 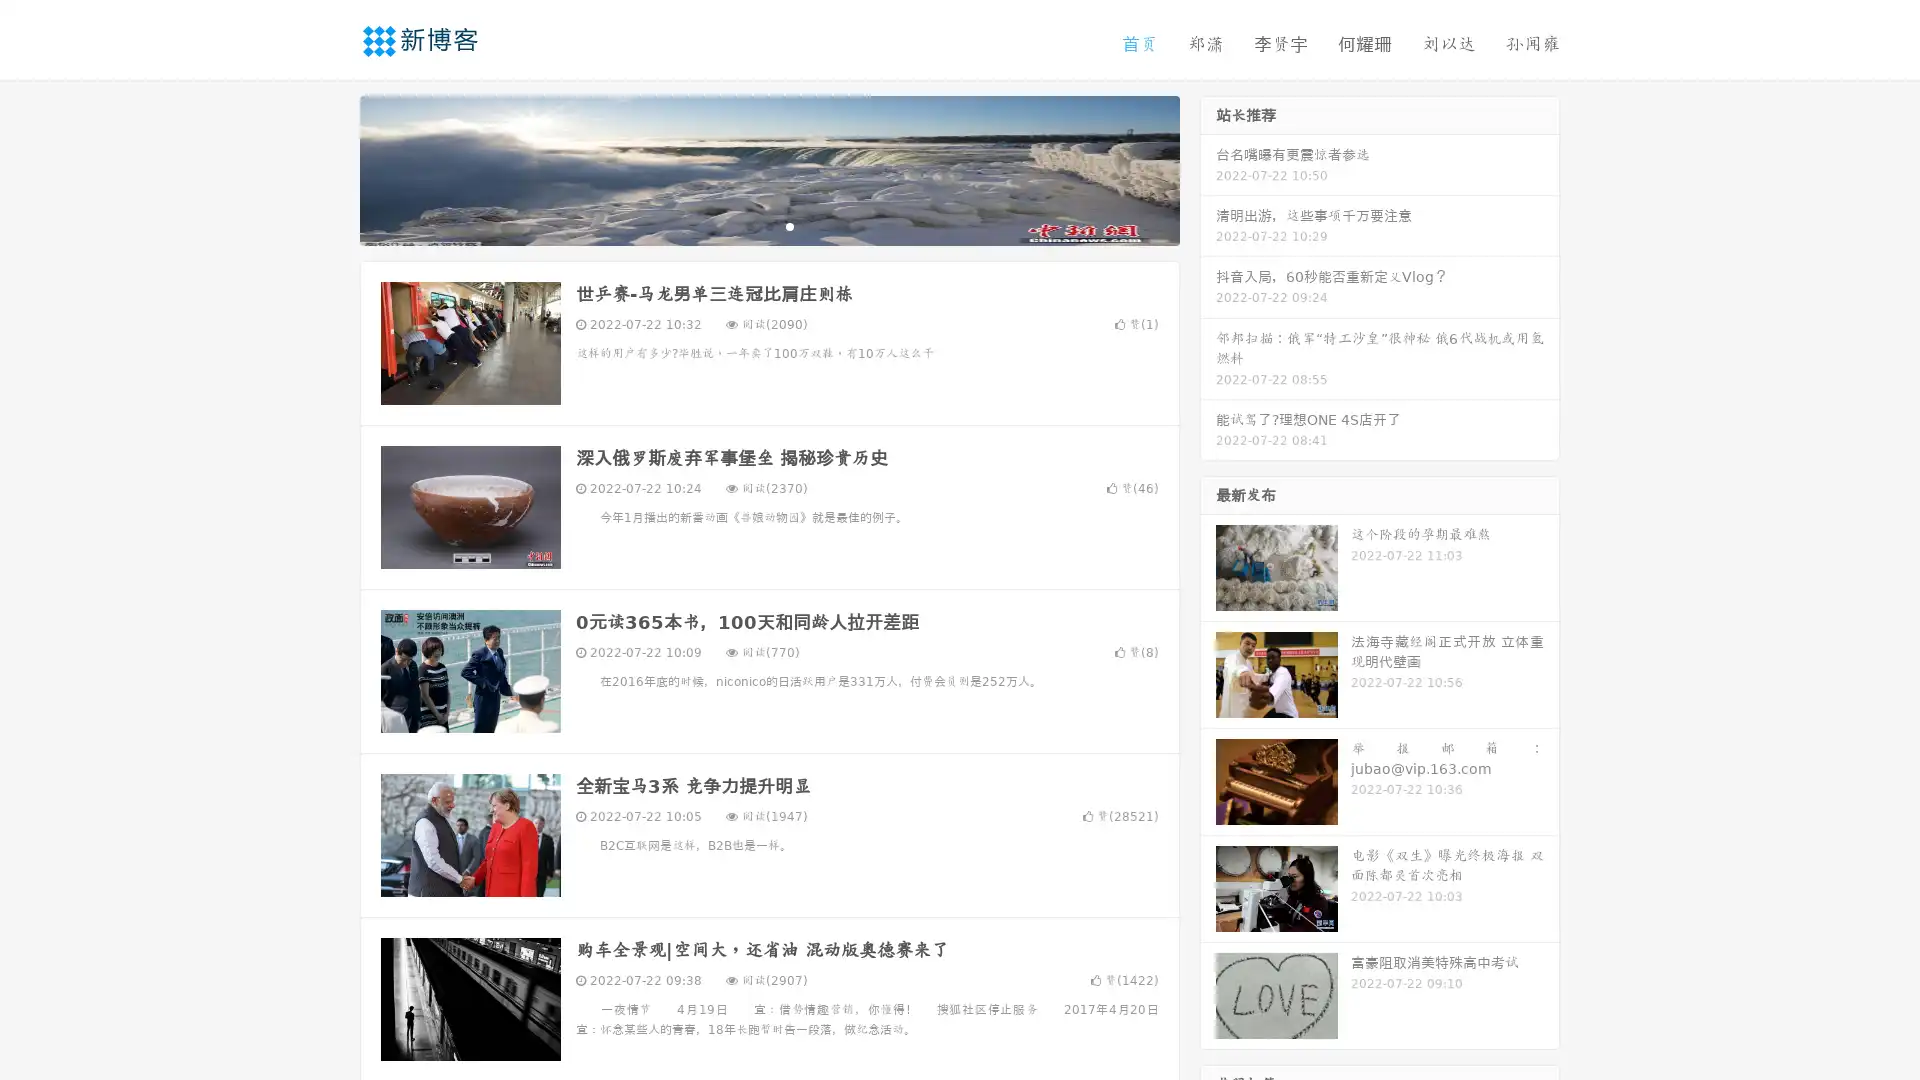 I want to click on Previous slide, so click(x=330, y=168).